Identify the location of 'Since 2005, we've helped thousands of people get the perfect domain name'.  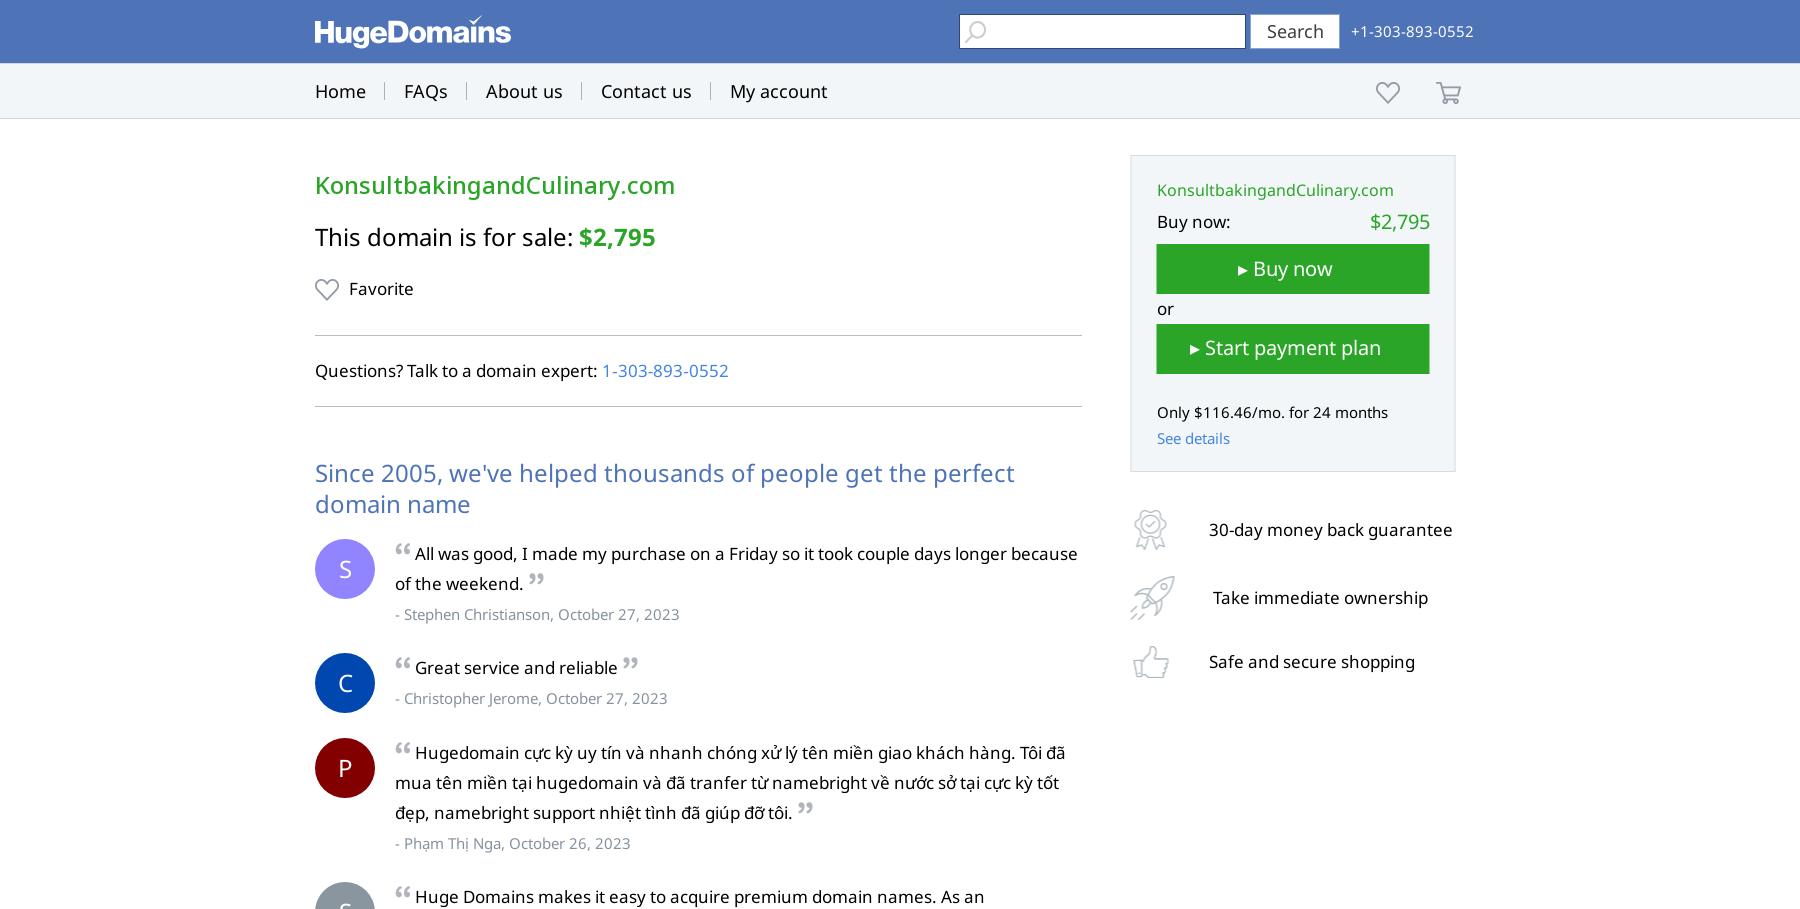
(314, 487).